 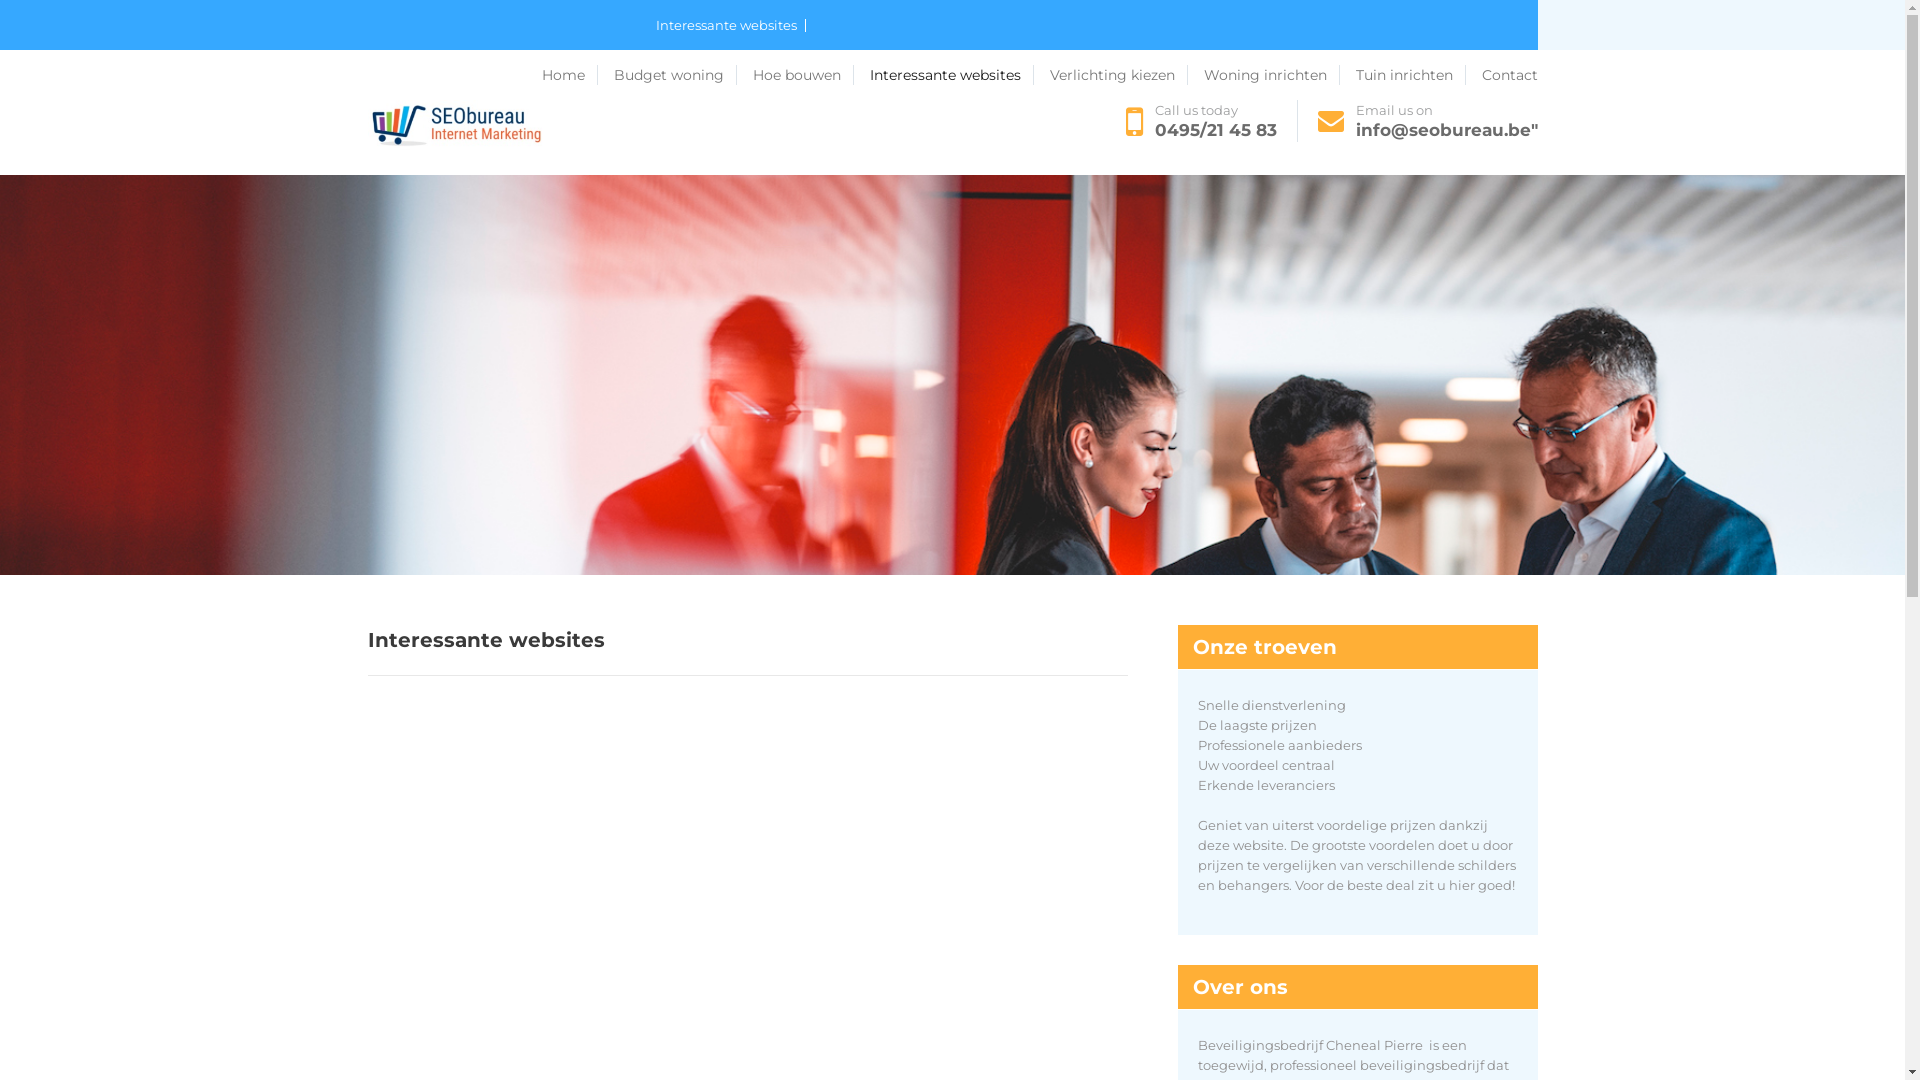 What do you see at coordinates (869, 73) in the screenshot?
I see `'Interessante websites'` at bounding box center [869, 73].